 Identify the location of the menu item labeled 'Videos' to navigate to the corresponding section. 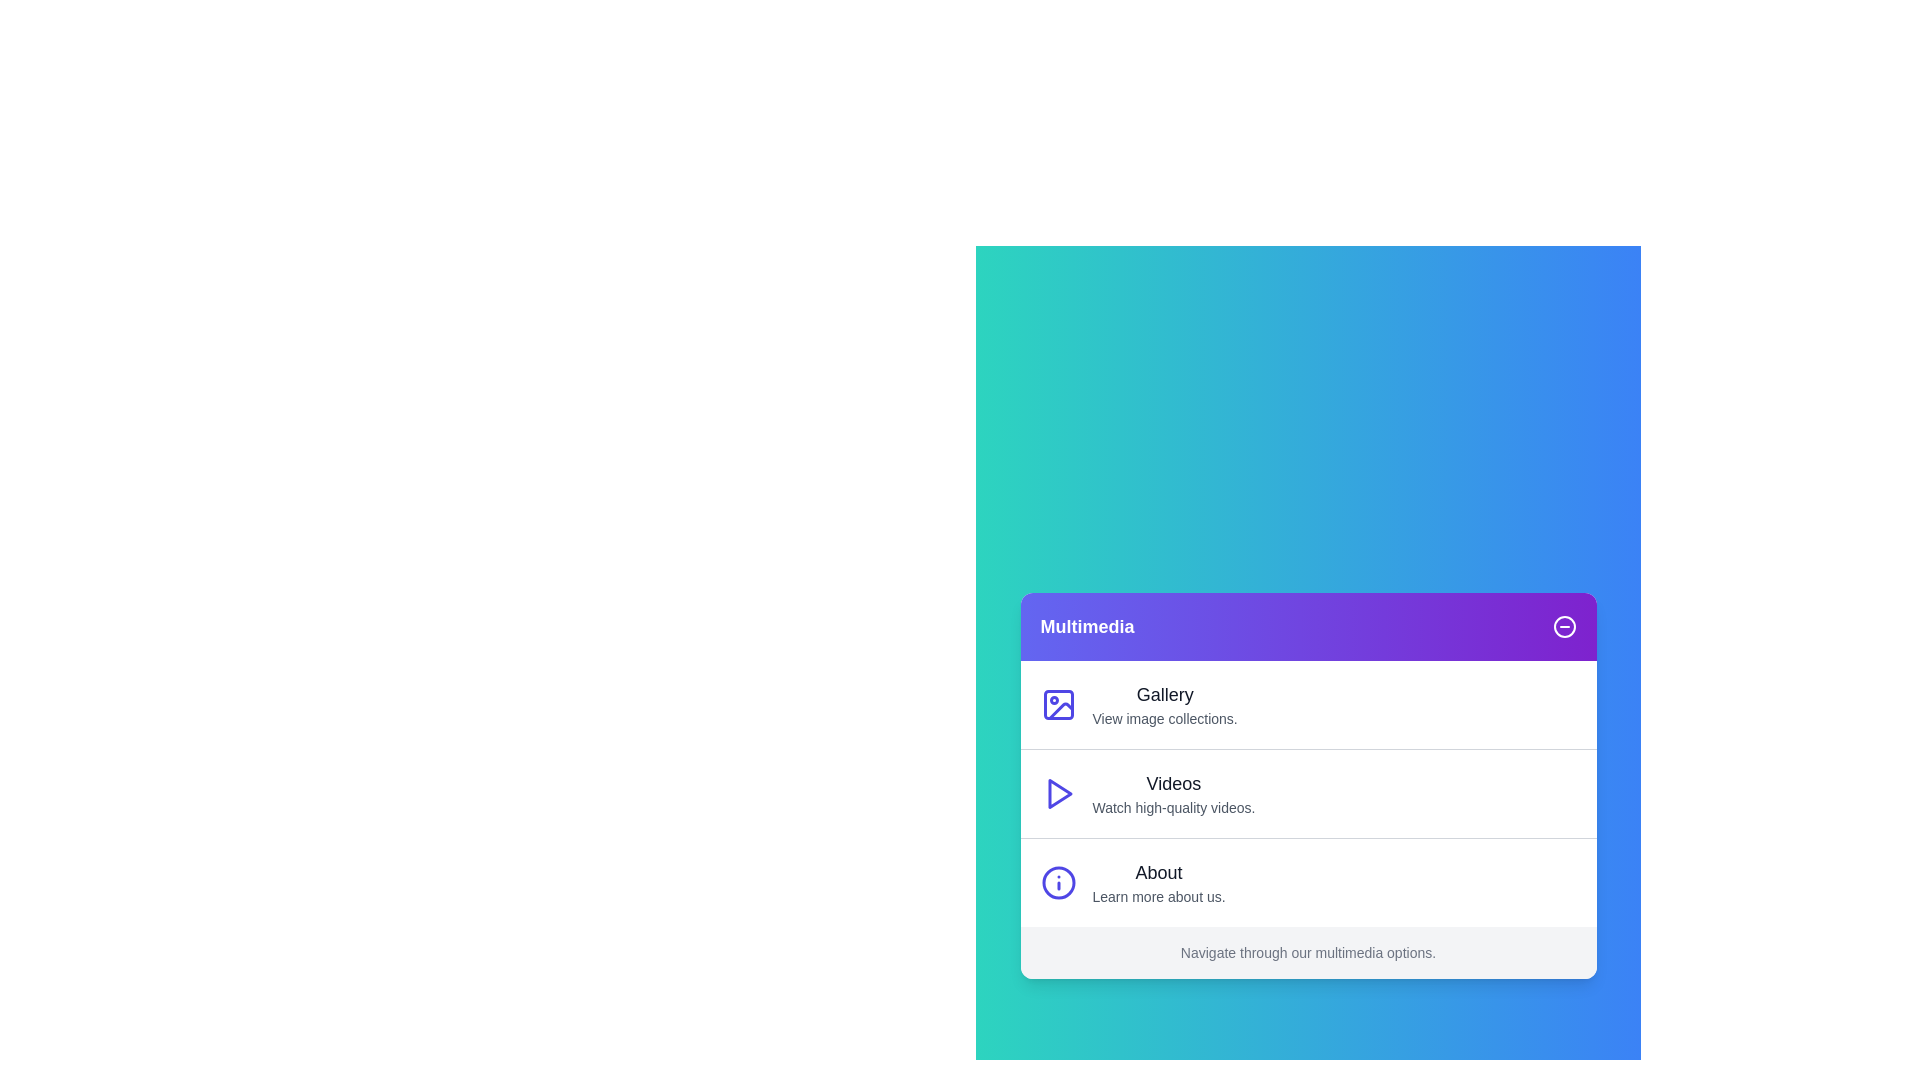
(1308, 792).